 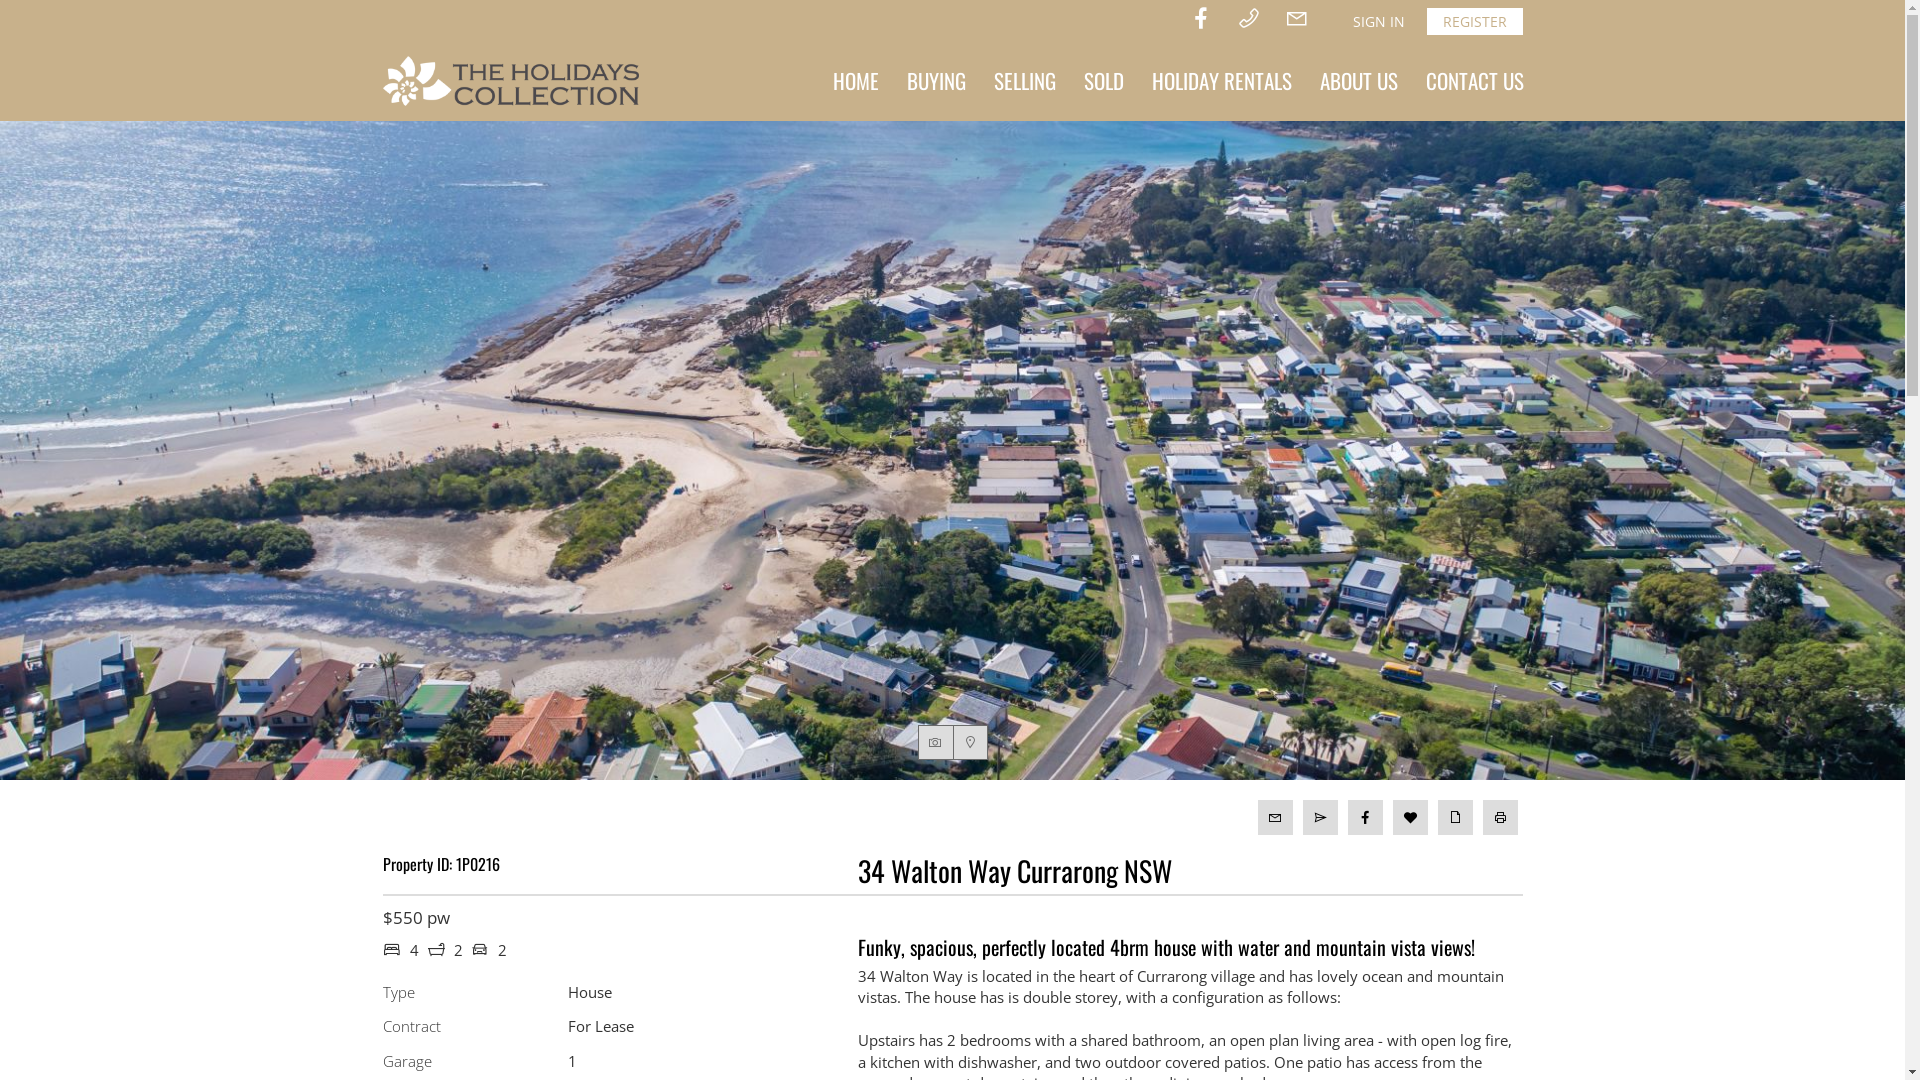 I want to click on 'HOME', so click(x=854, y=80).